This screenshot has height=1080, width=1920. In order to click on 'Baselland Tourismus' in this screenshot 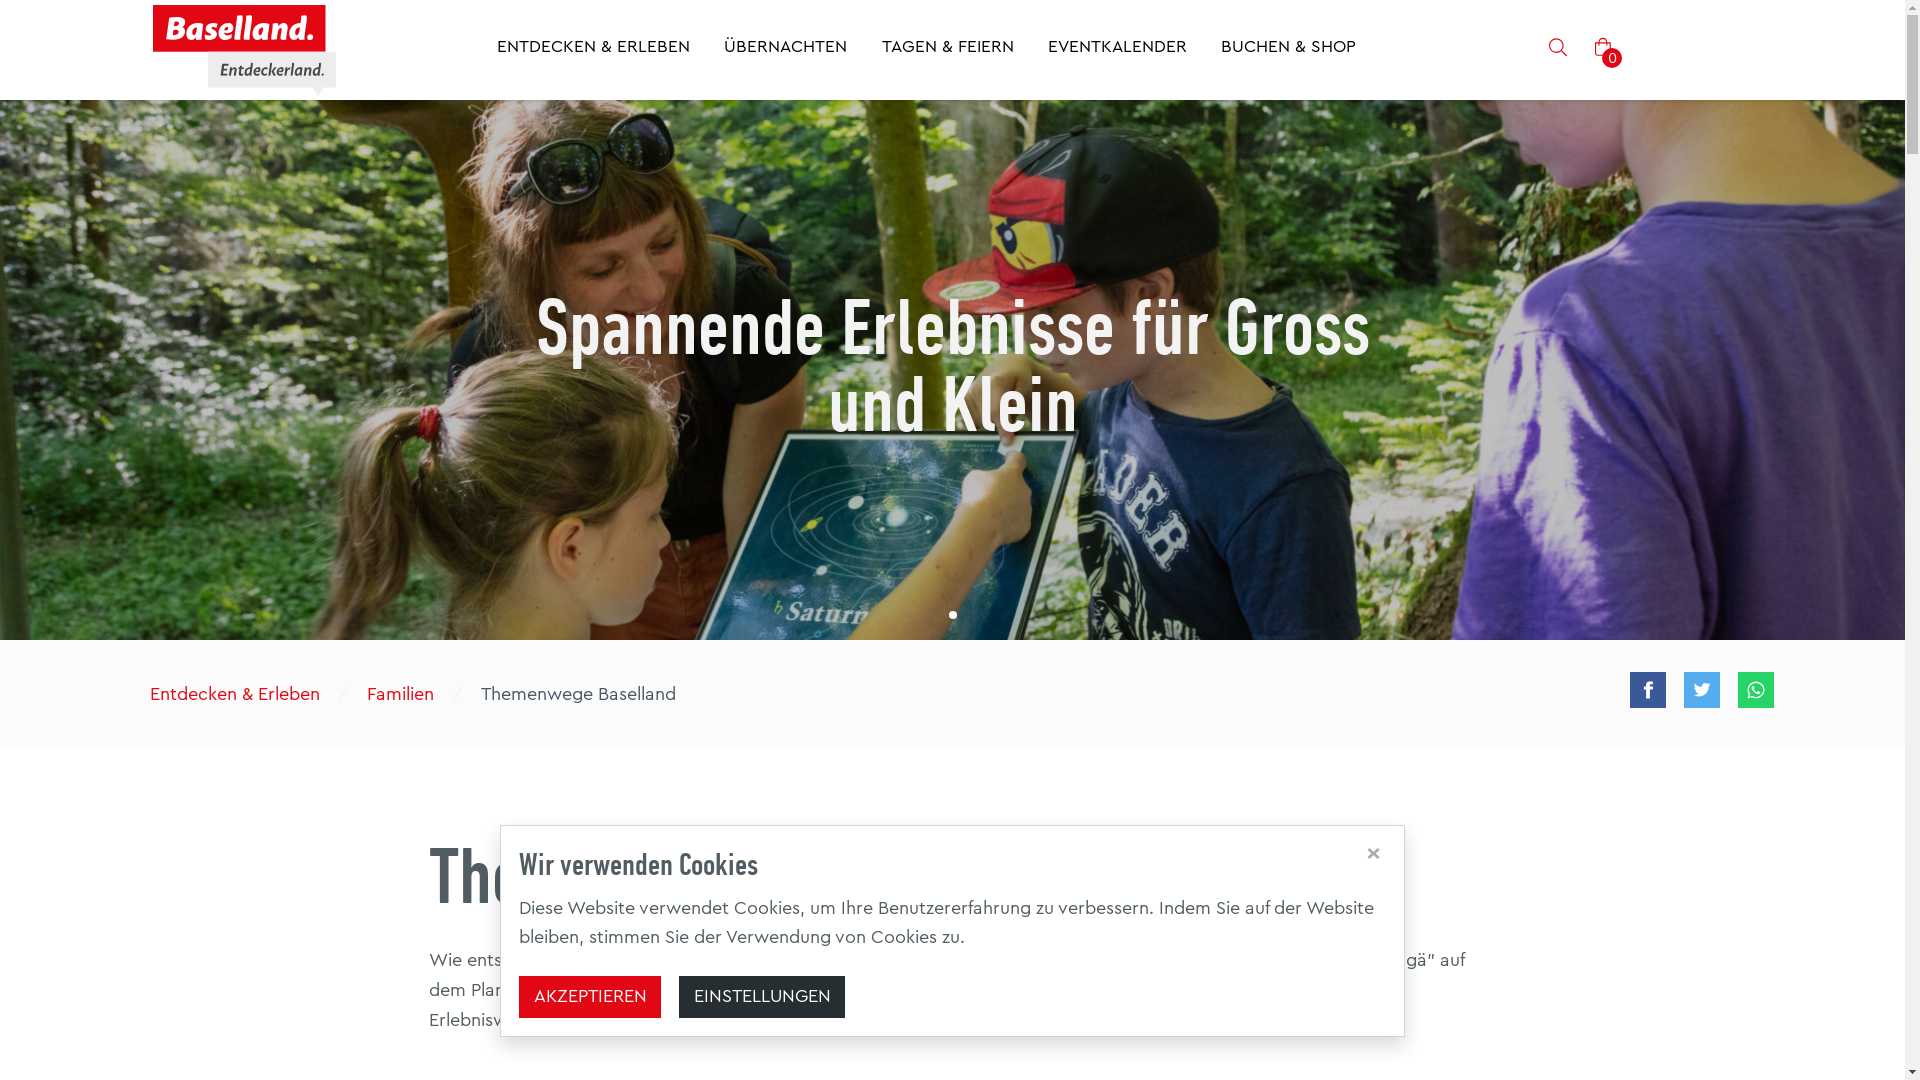, I will do `click(243, 49)`.